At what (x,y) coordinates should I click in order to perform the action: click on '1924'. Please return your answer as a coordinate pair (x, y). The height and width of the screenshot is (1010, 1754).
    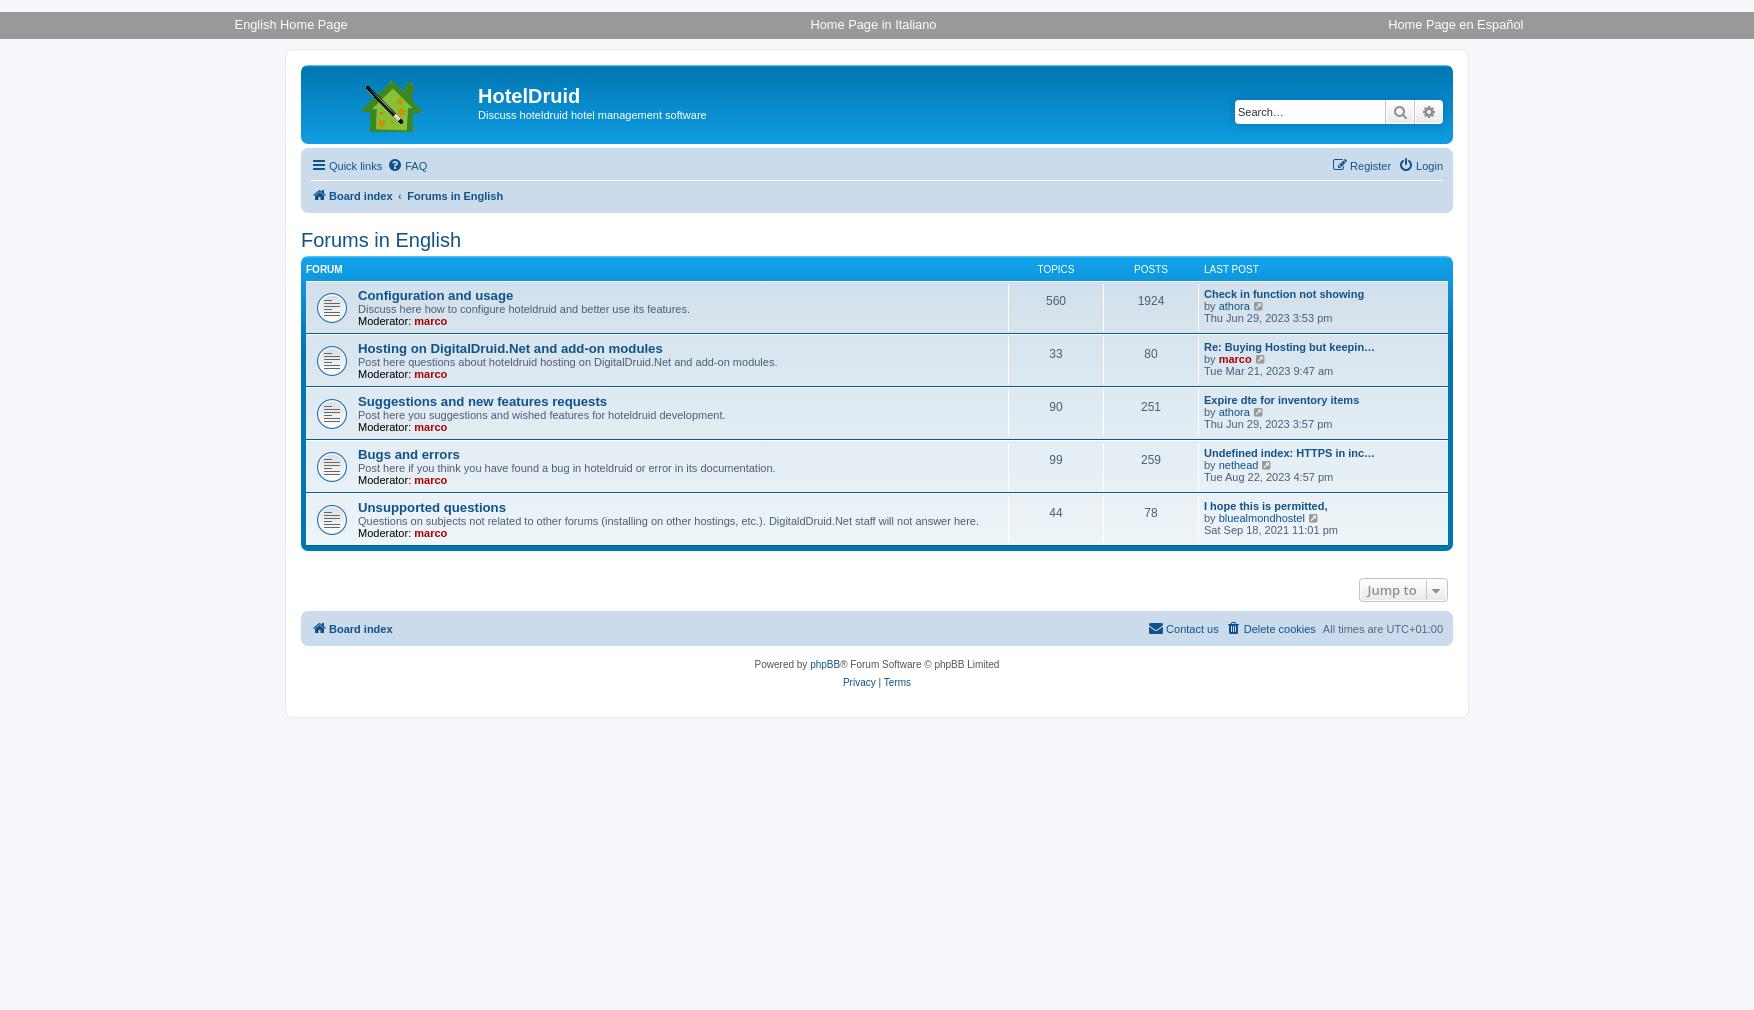
    Looking at the image, I should click on (1136, 300).